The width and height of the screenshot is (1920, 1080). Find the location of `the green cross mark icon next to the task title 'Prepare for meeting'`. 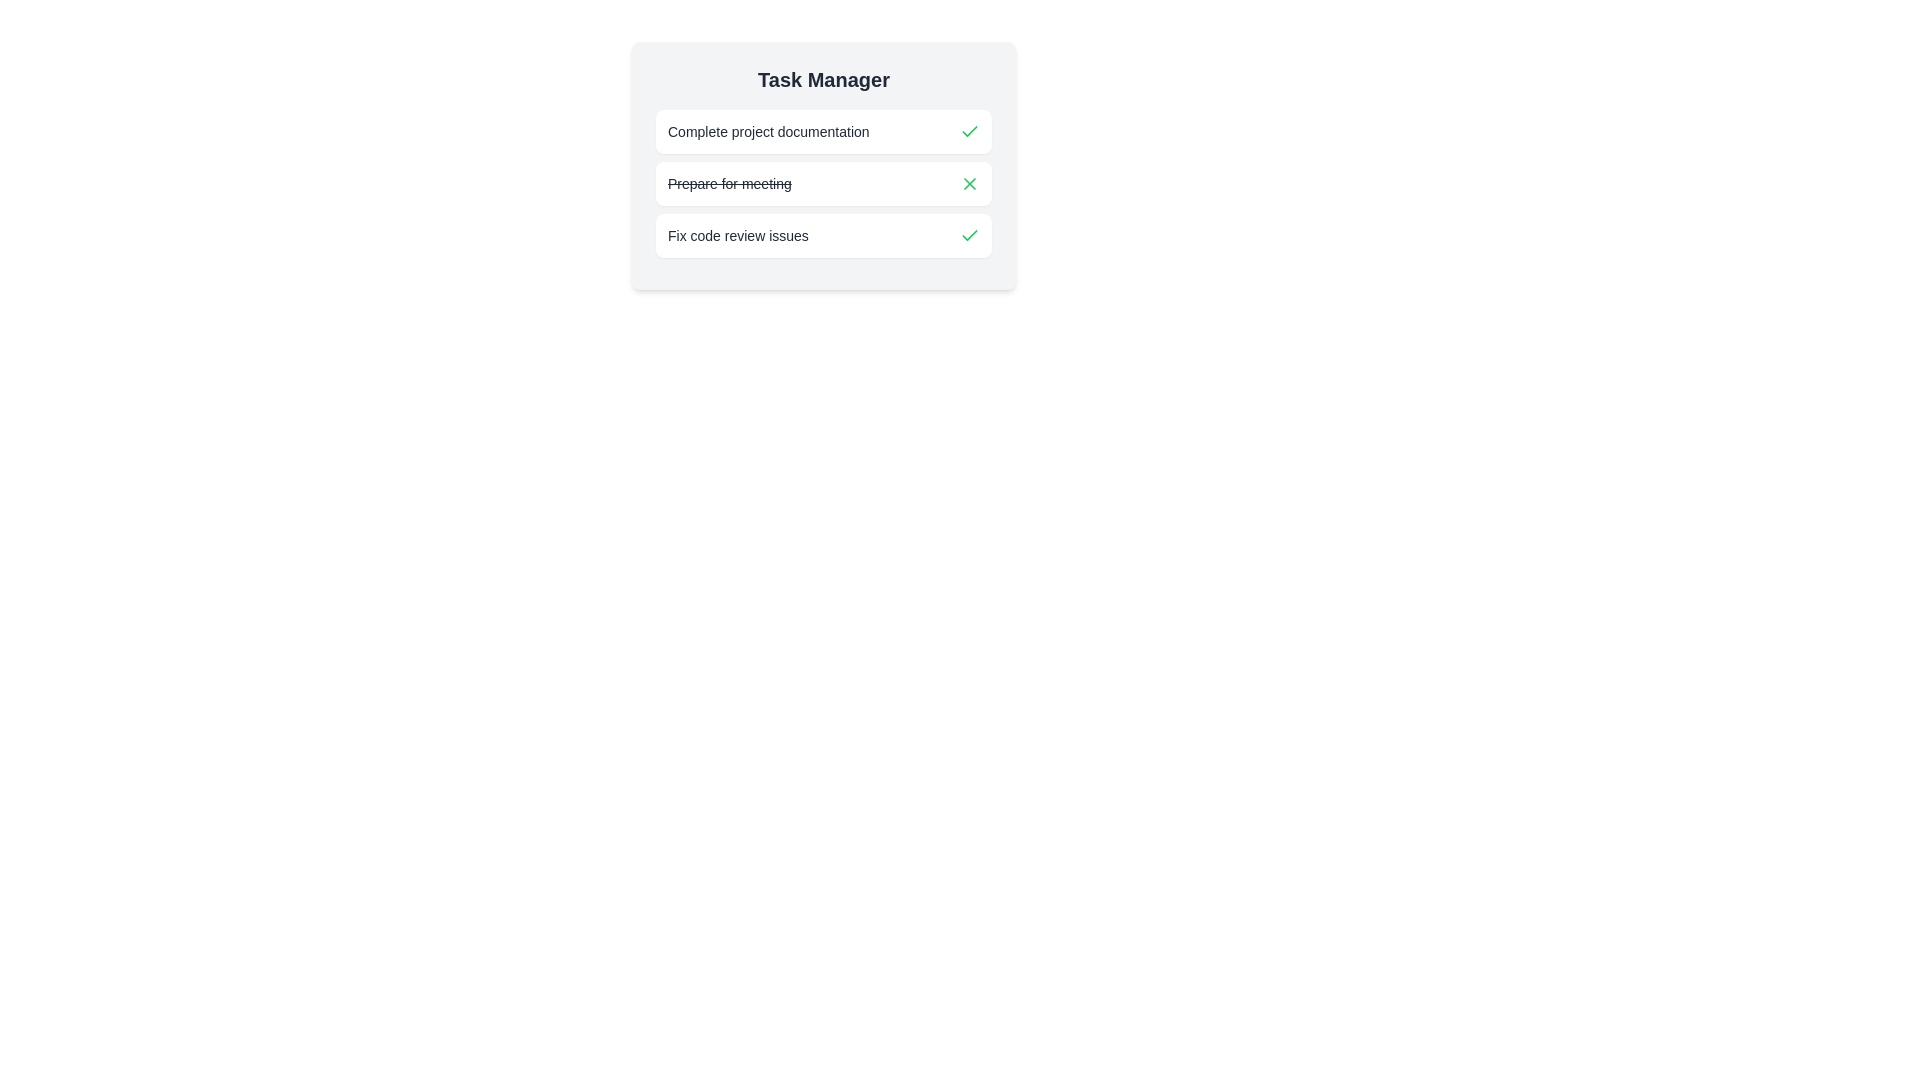

the green cross mark icon next to the task title 'Prepare for meeting' is located at coordinates (969, 184).